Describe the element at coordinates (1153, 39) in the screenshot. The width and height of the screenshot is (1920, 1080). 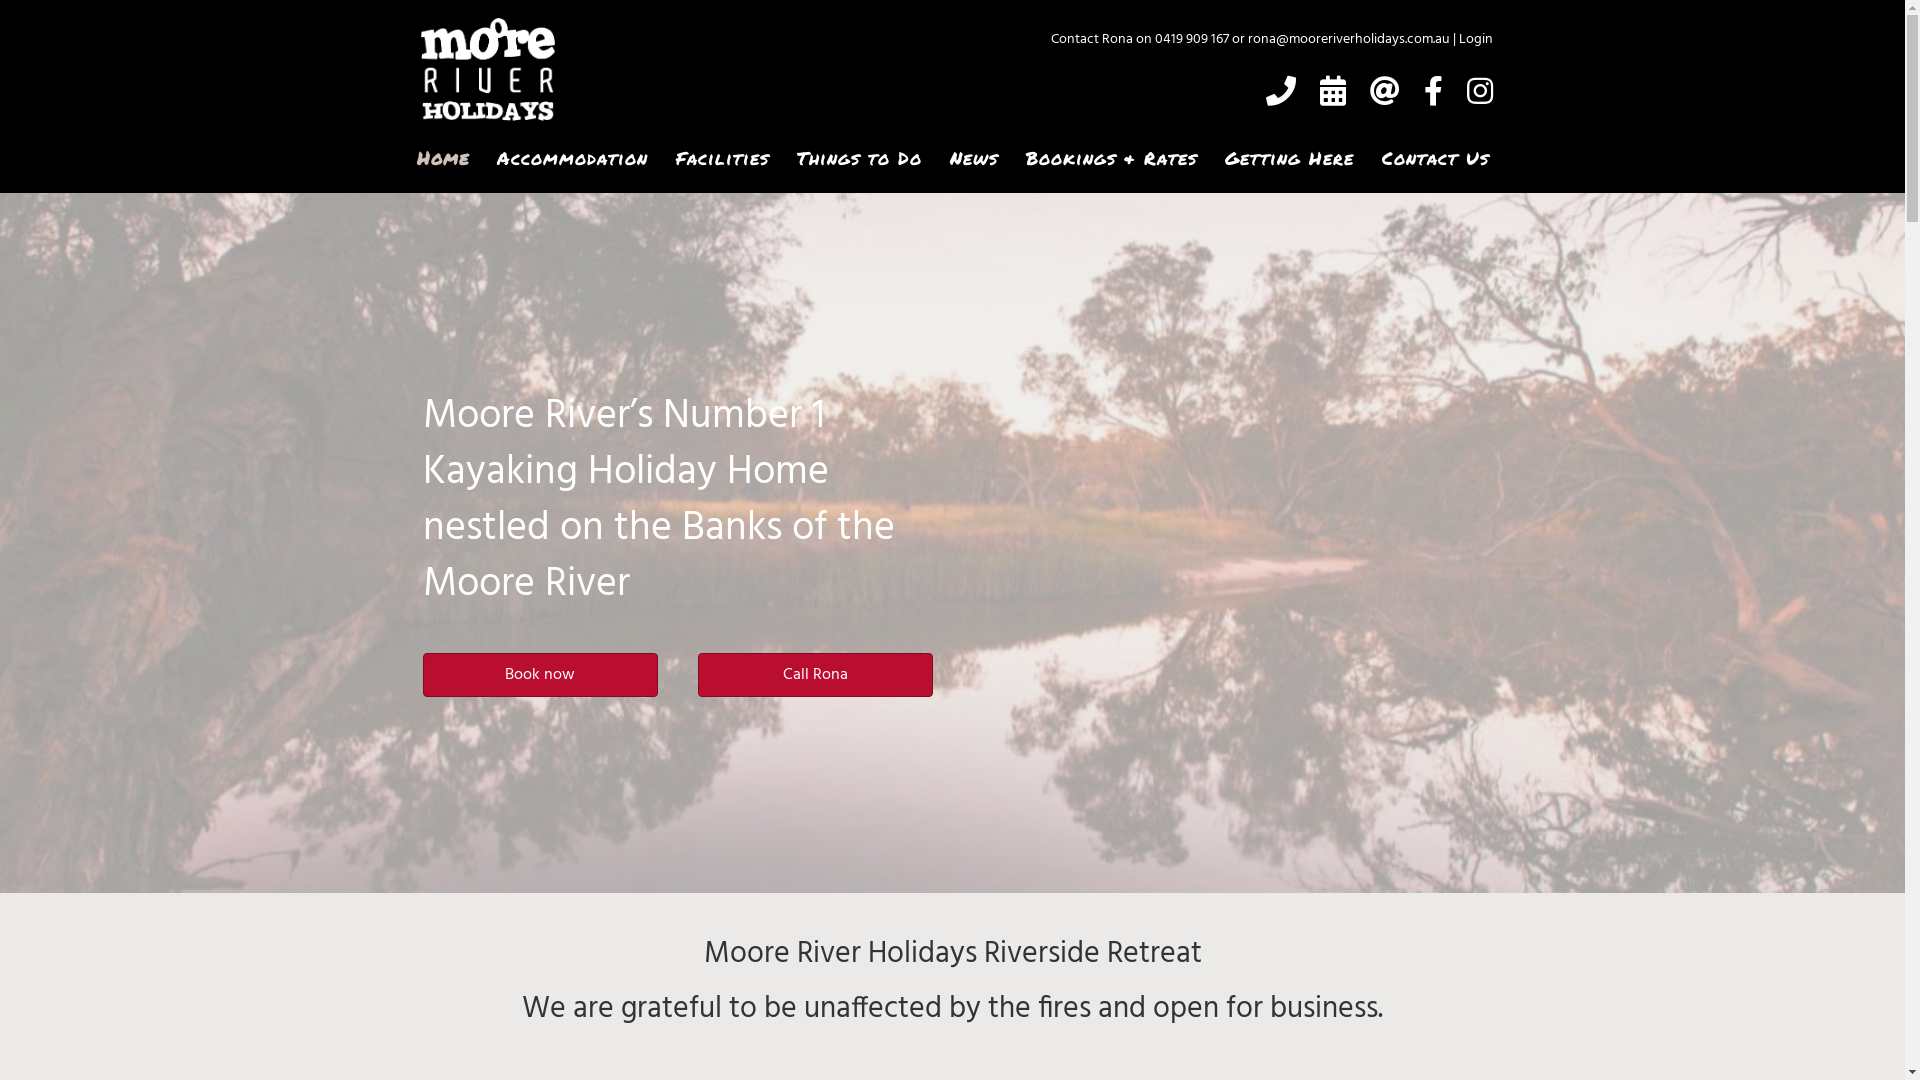
I see `'0419 909 167'` at that location.